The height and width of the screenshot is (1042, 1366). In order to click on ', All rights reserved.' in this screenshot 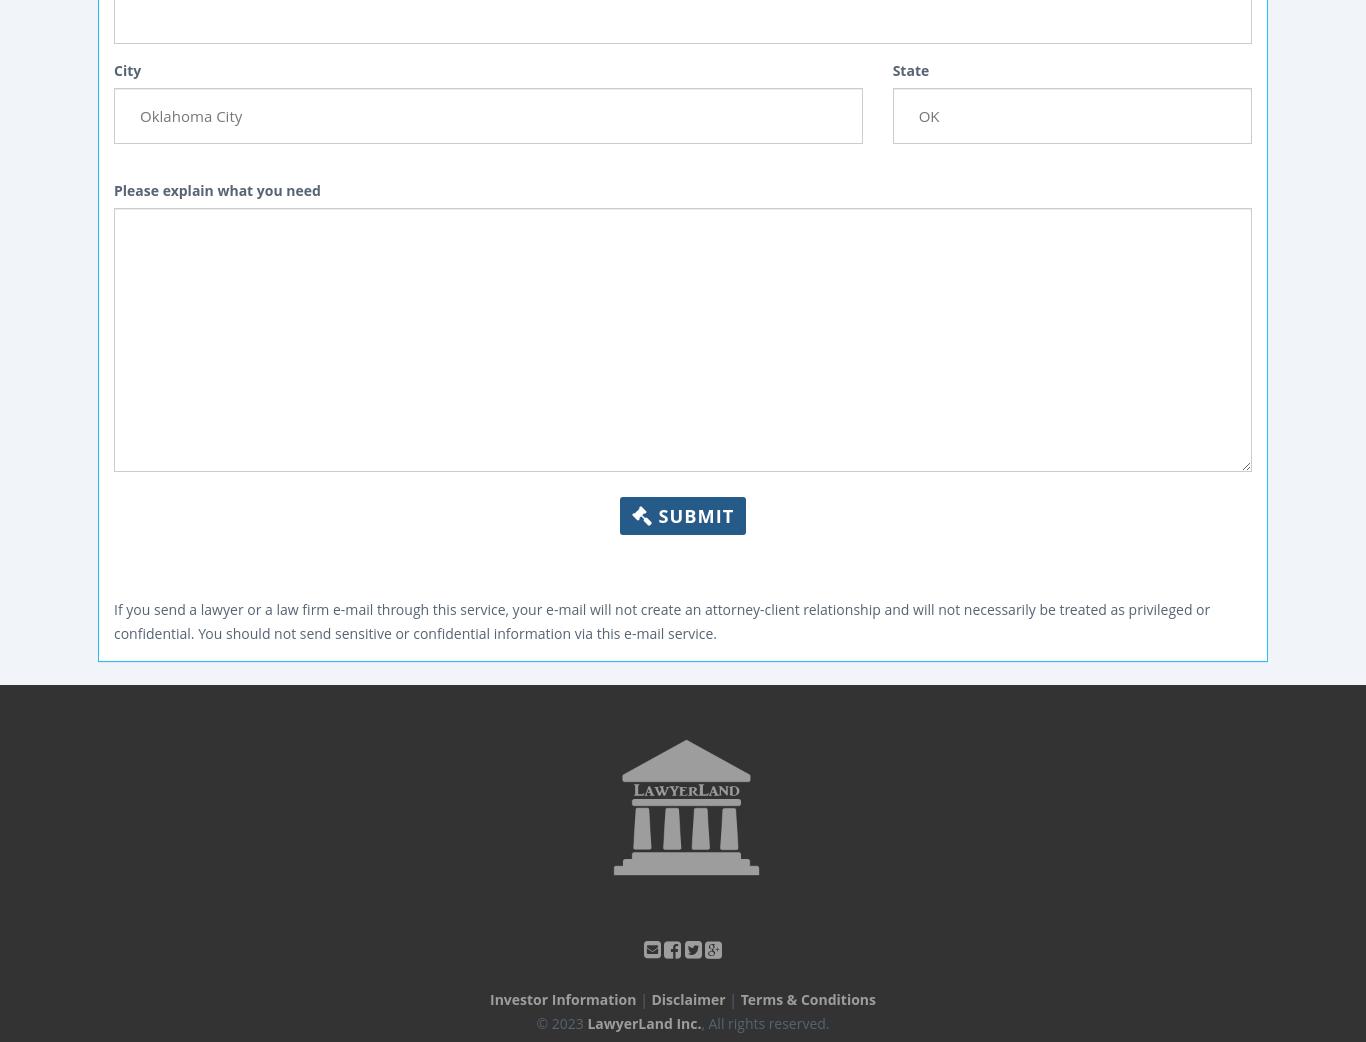, I will do `click(764, 1022)`.